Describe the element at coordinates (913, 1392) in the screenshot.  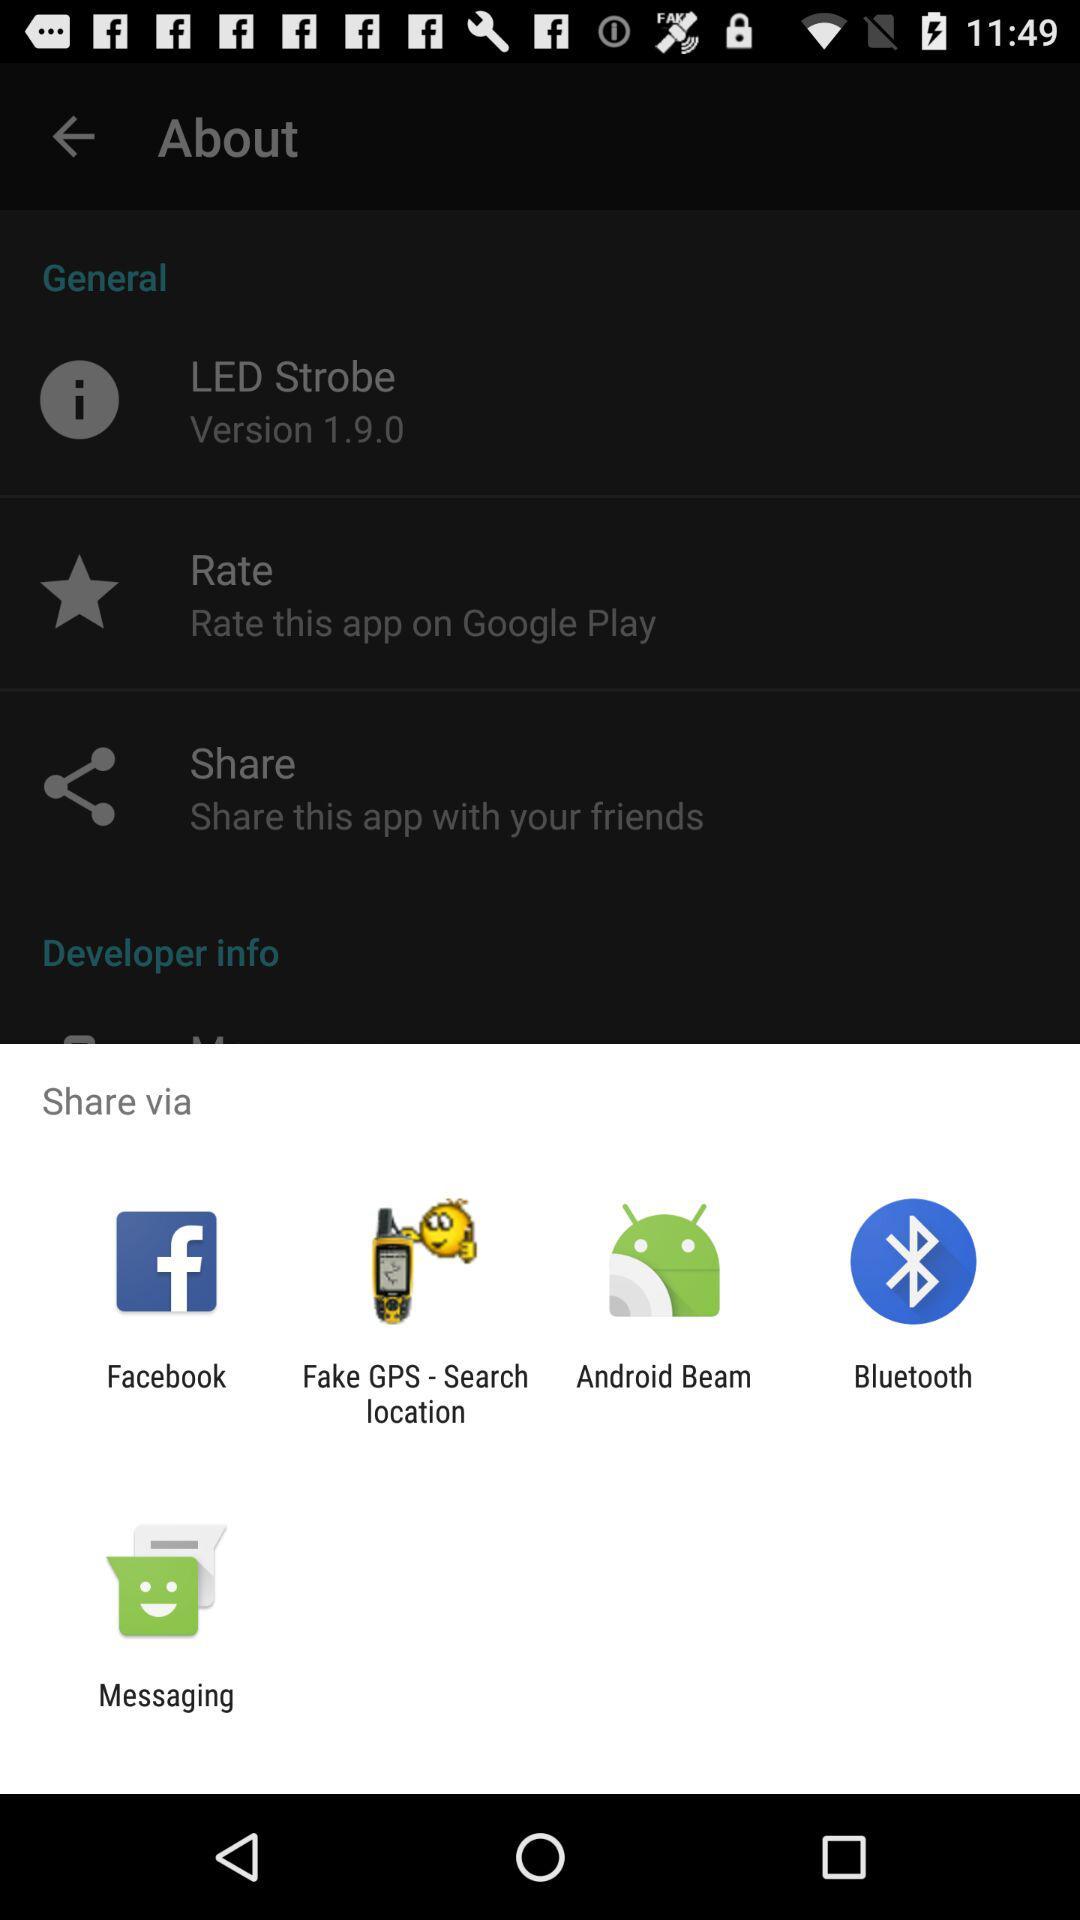
I see `icon to the right of the android beam icon` at that location.